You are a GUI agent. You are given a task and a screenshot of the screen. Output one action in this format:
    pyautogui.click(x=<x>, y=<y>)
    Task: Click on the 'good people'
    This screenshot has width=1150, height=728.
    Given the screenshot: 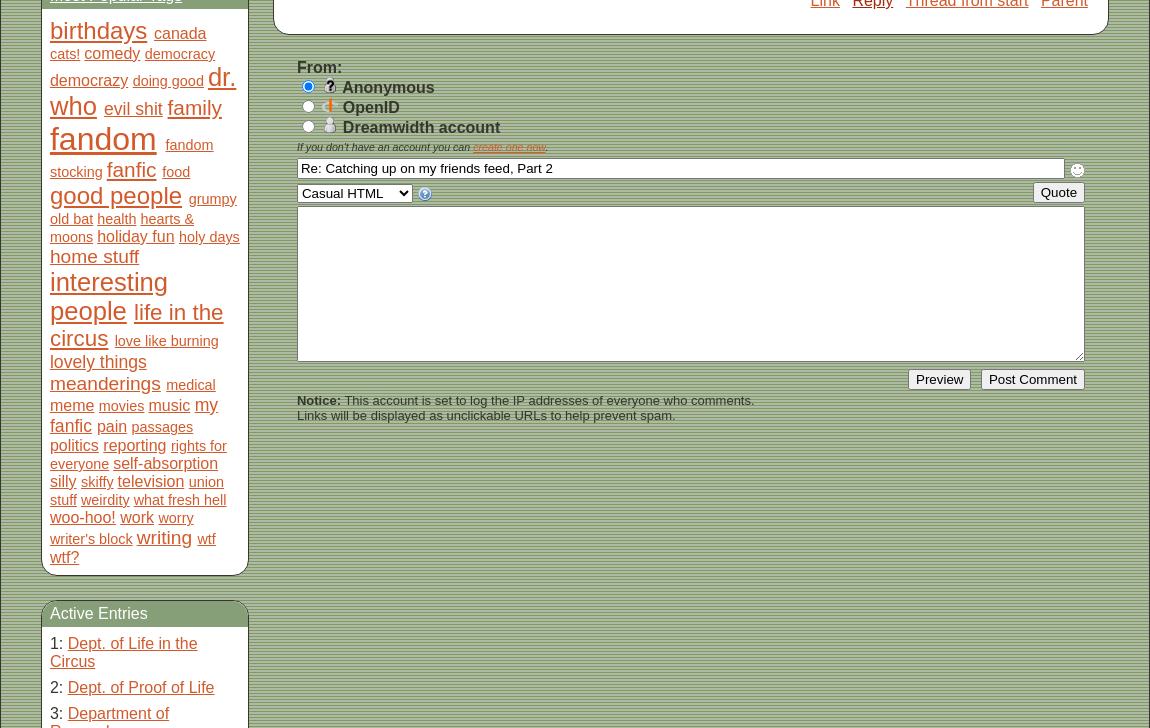 What is the action you would take?
    pyautogui.click(x=114, y=195)
    